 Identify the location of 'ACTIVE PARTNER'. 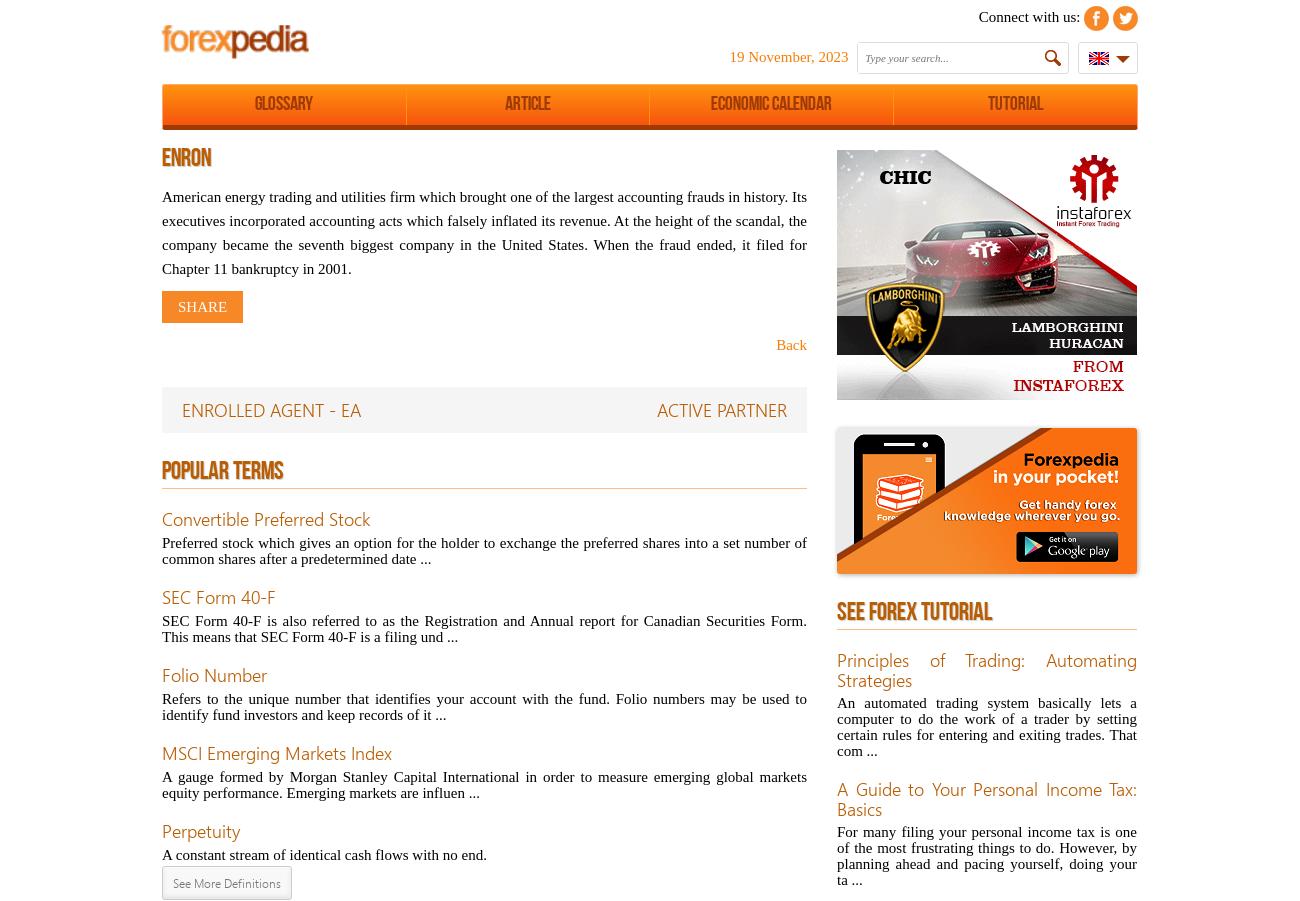
(722, 407).